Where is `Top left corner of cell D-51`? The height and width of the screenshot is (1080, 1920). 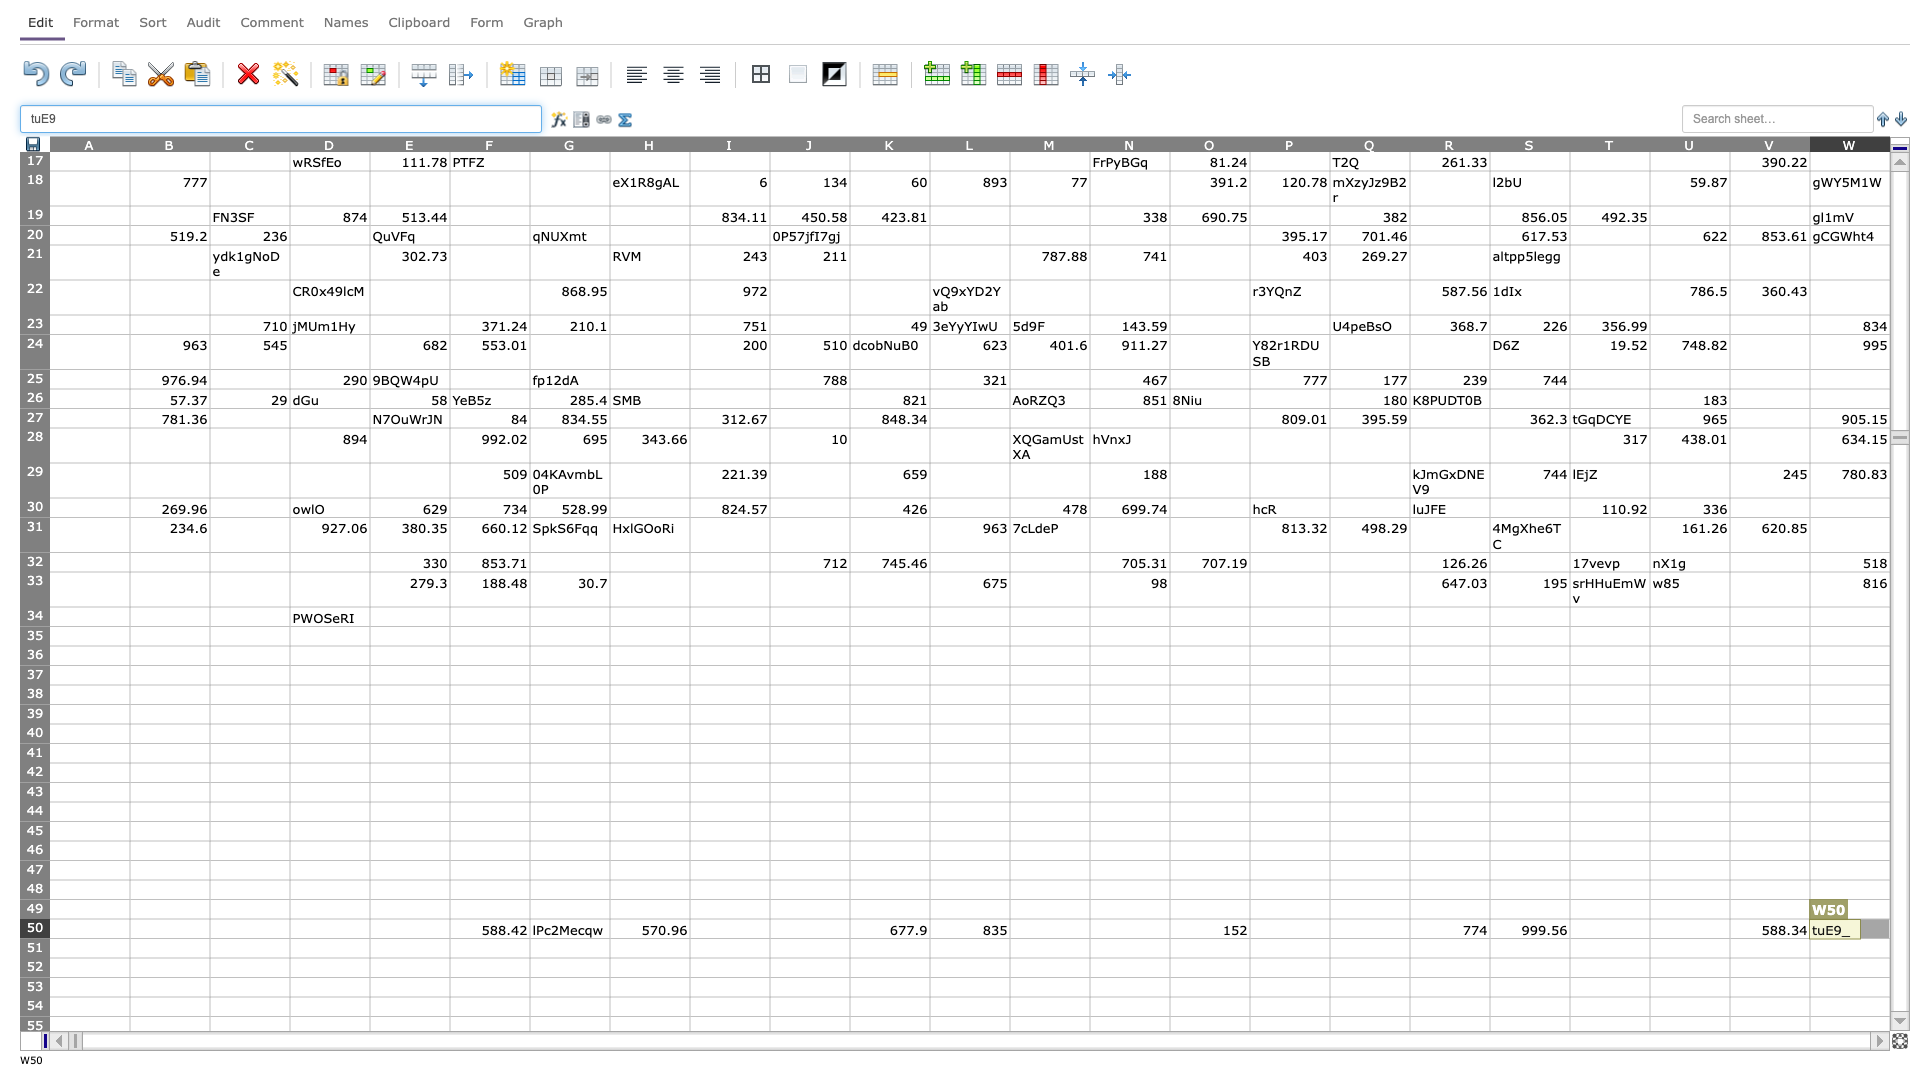
Top left corner of cell D-51 is located at coordinates (288, 938).